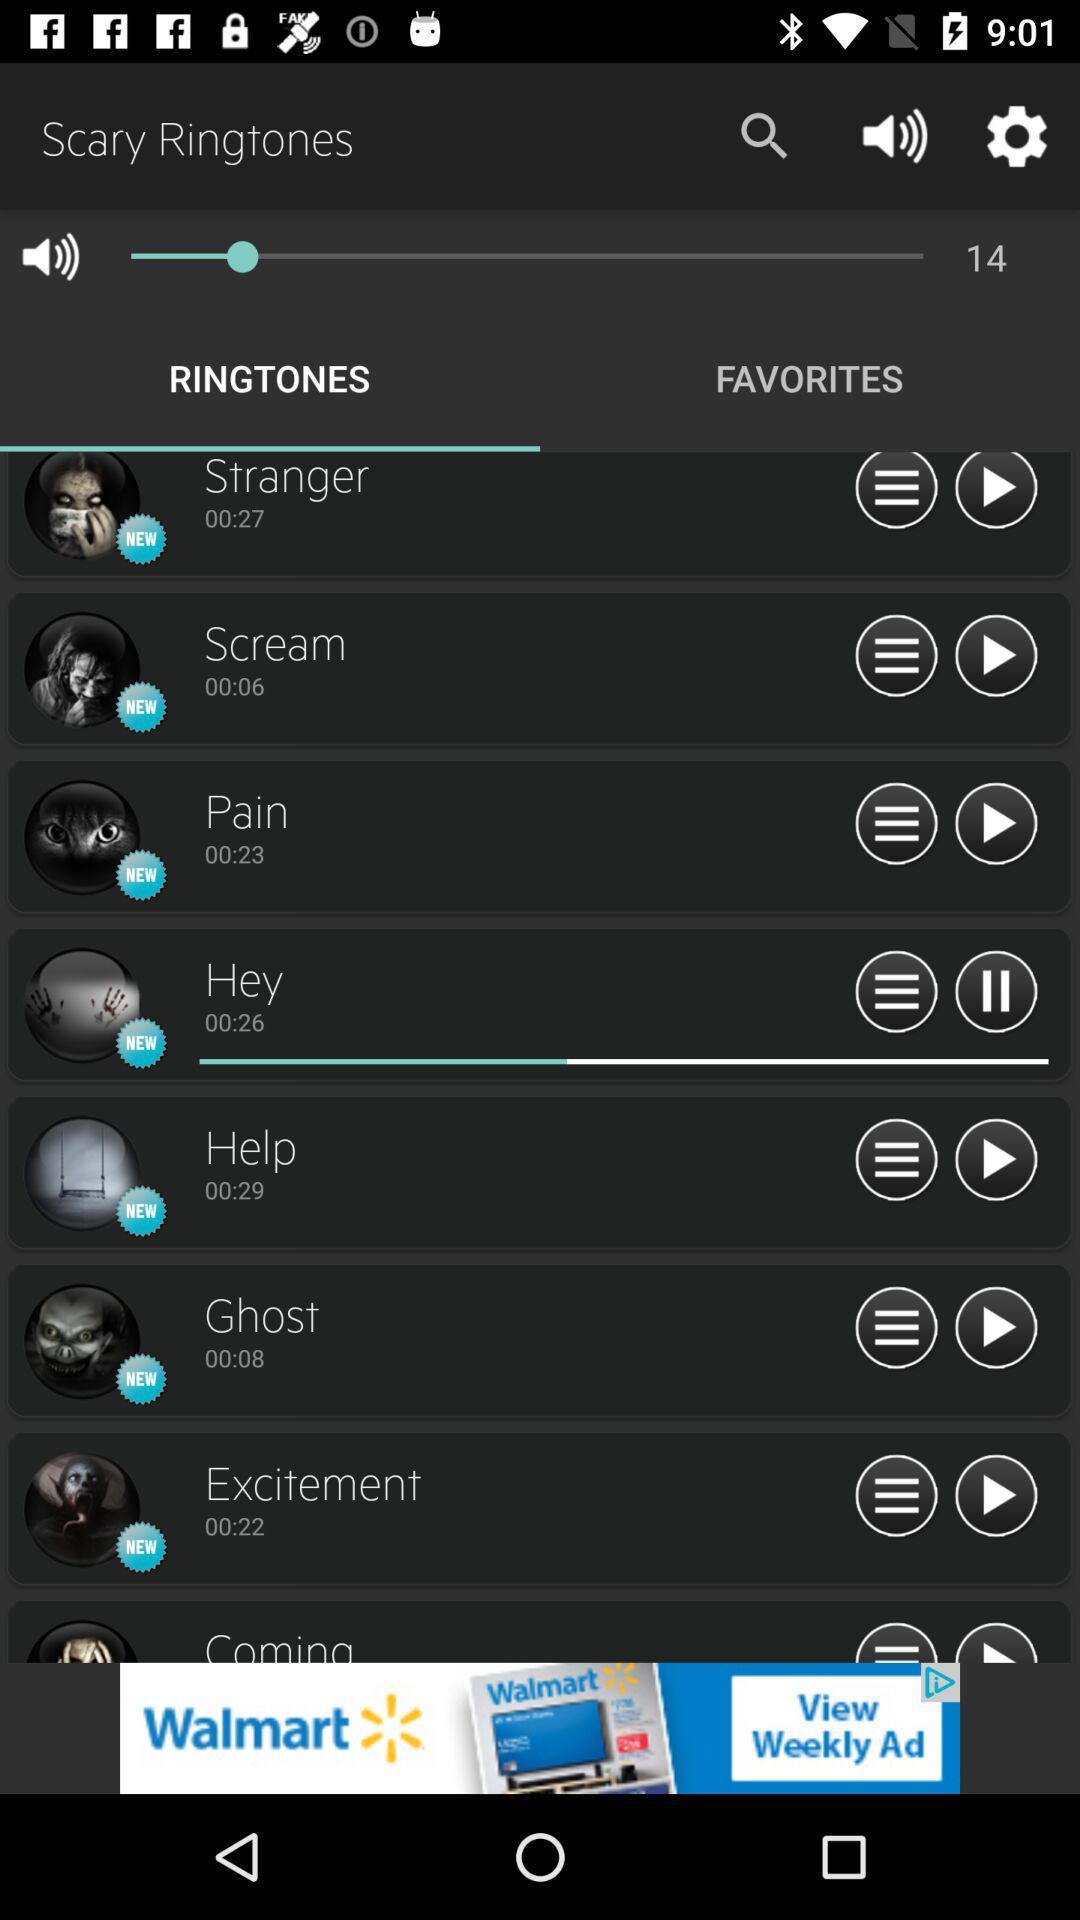 The height and width of the screenshot is (1920, 1080). I want to click on playe, so click(995, 825).